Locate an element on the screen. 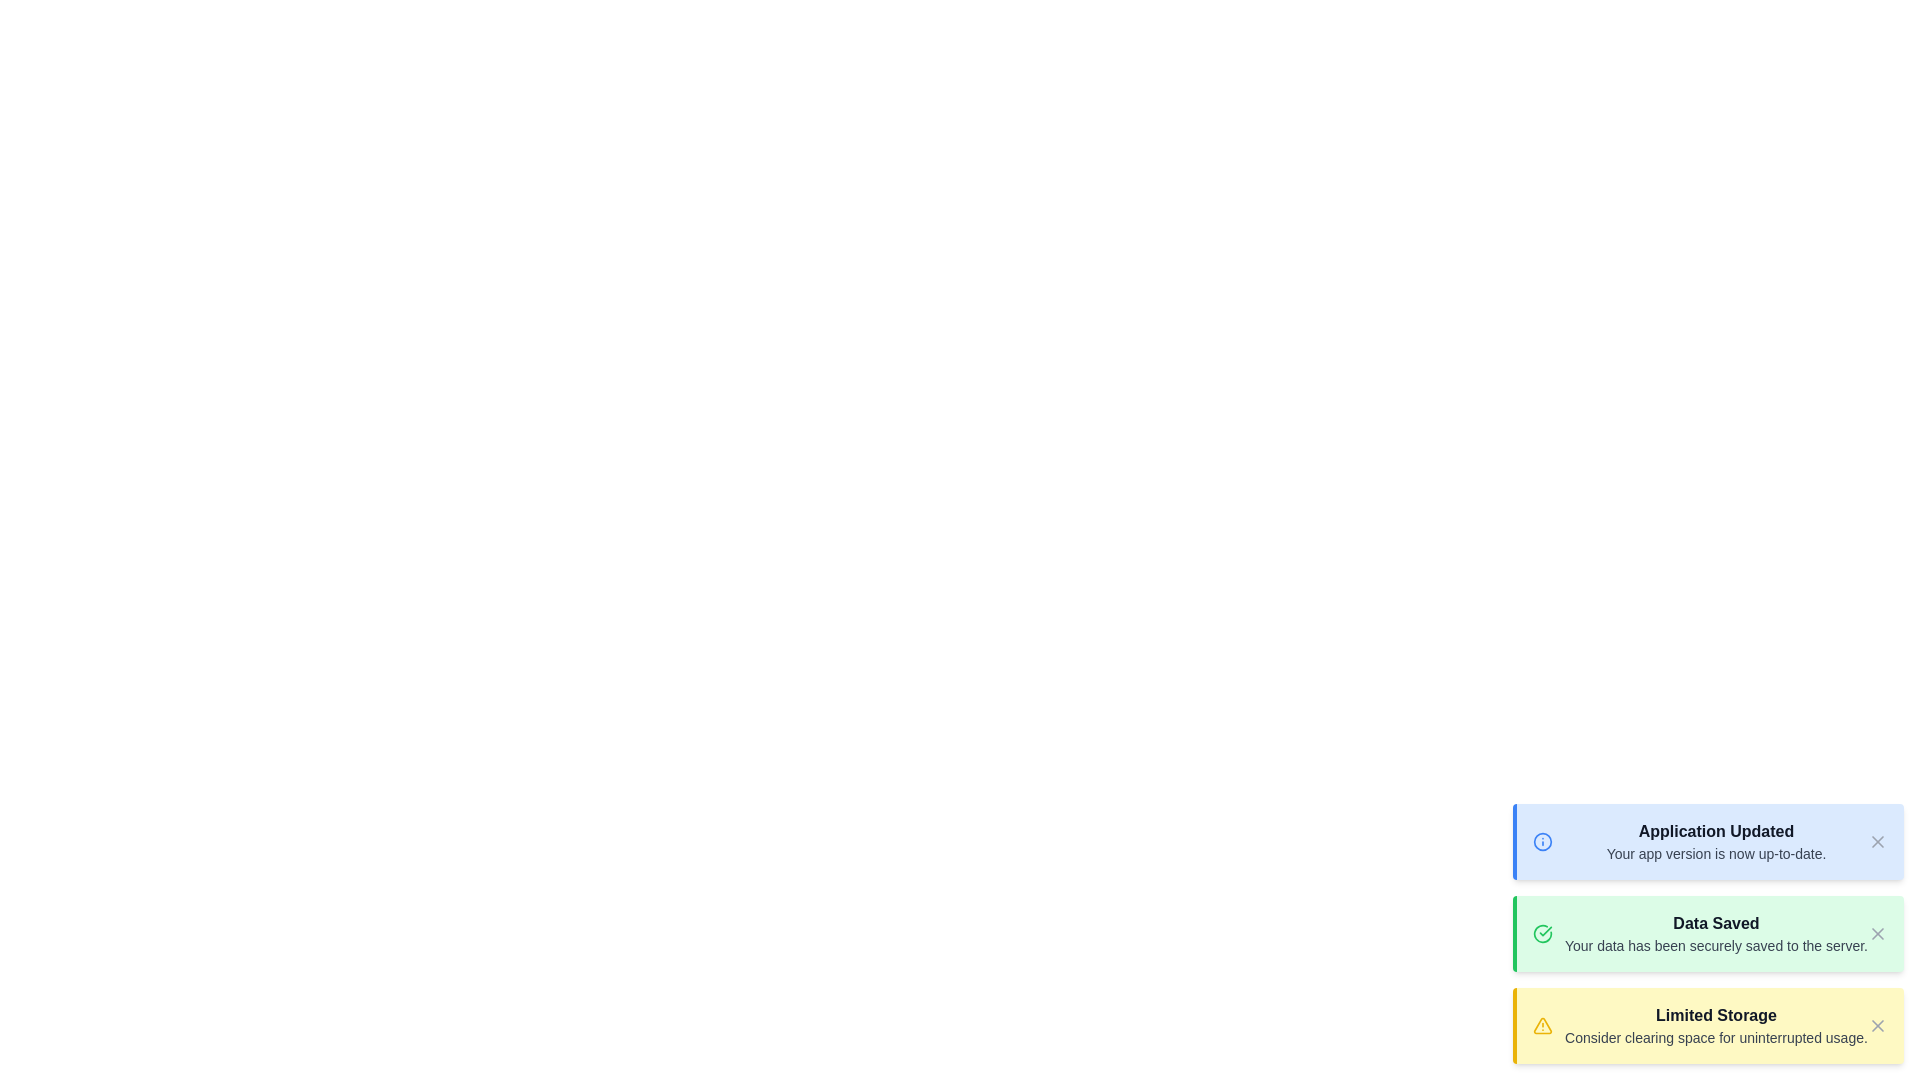 The image size is (1920, 1080). the close button of the notification with the title Data Saved is located at coordinates (1876, 933).